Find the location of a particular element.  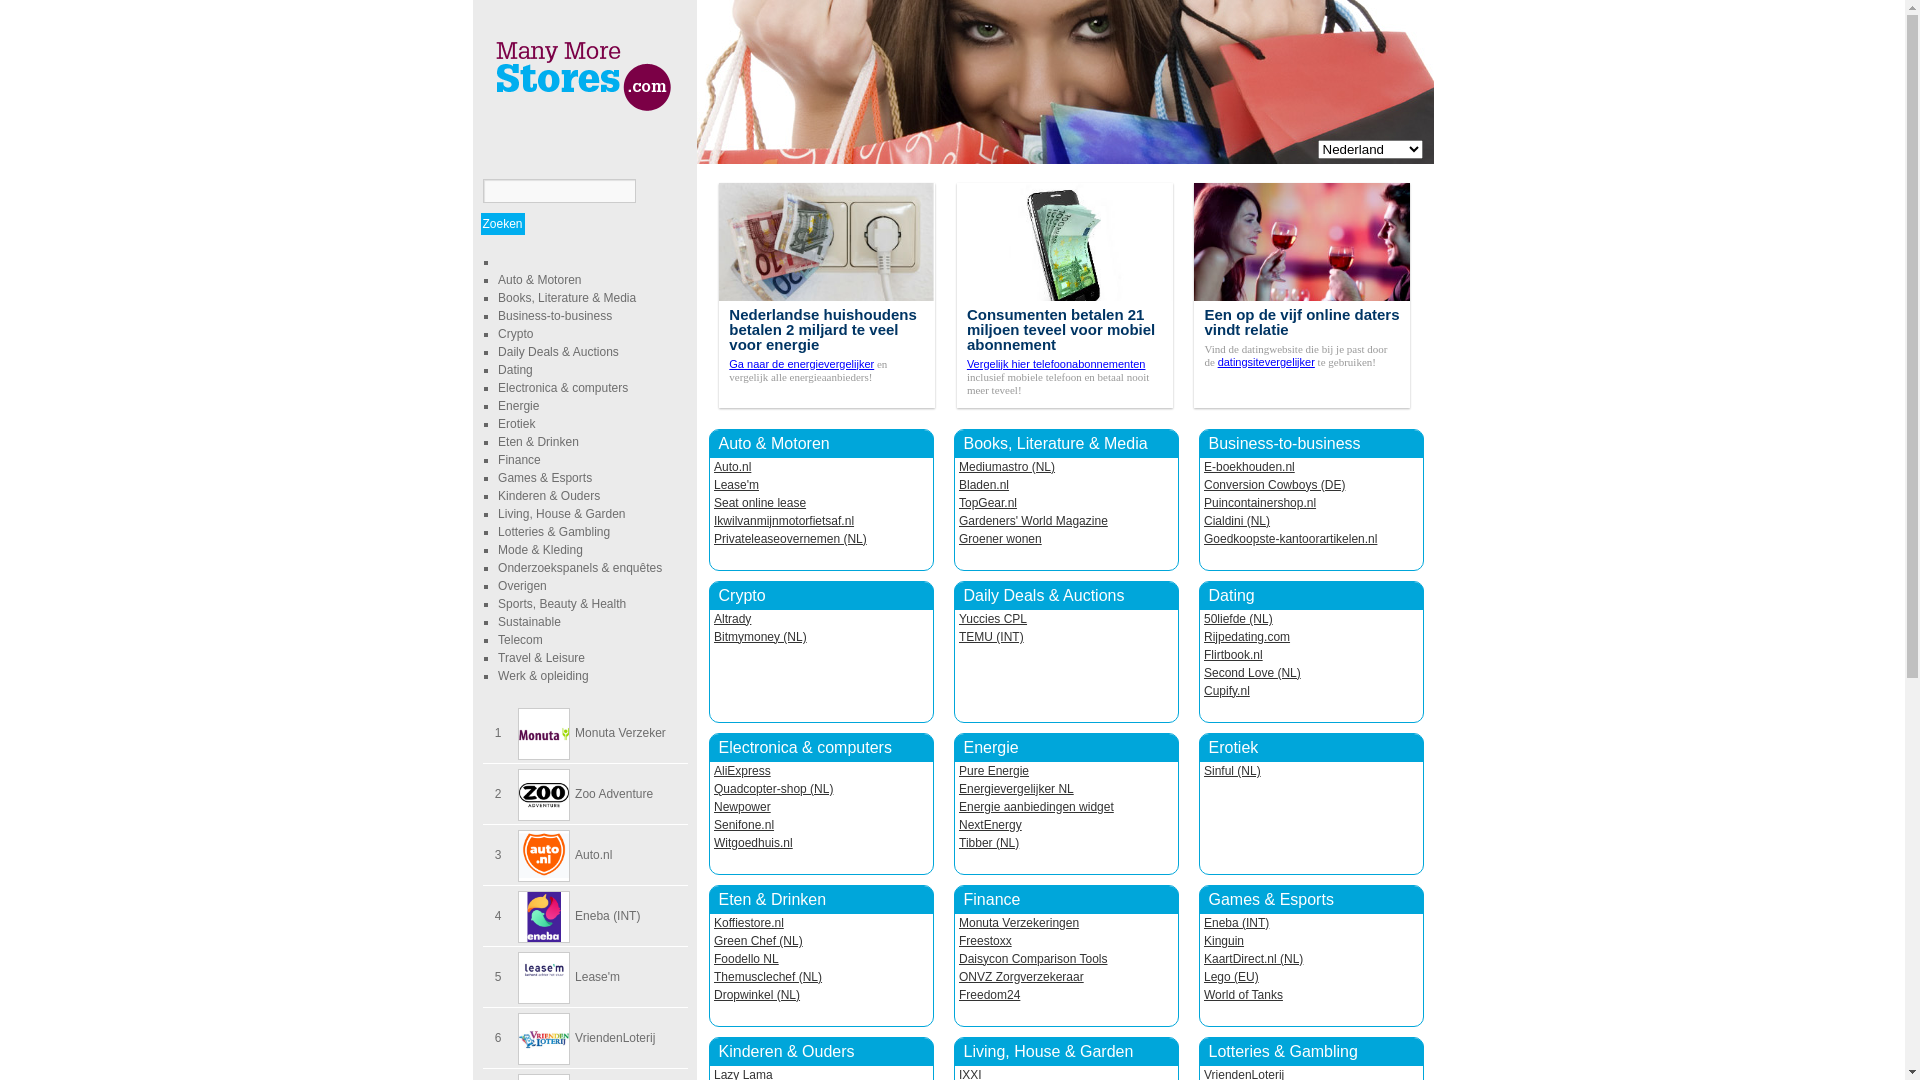

'ONVZ Zorgverzekeraar' is located at coordinates (1021, 975).